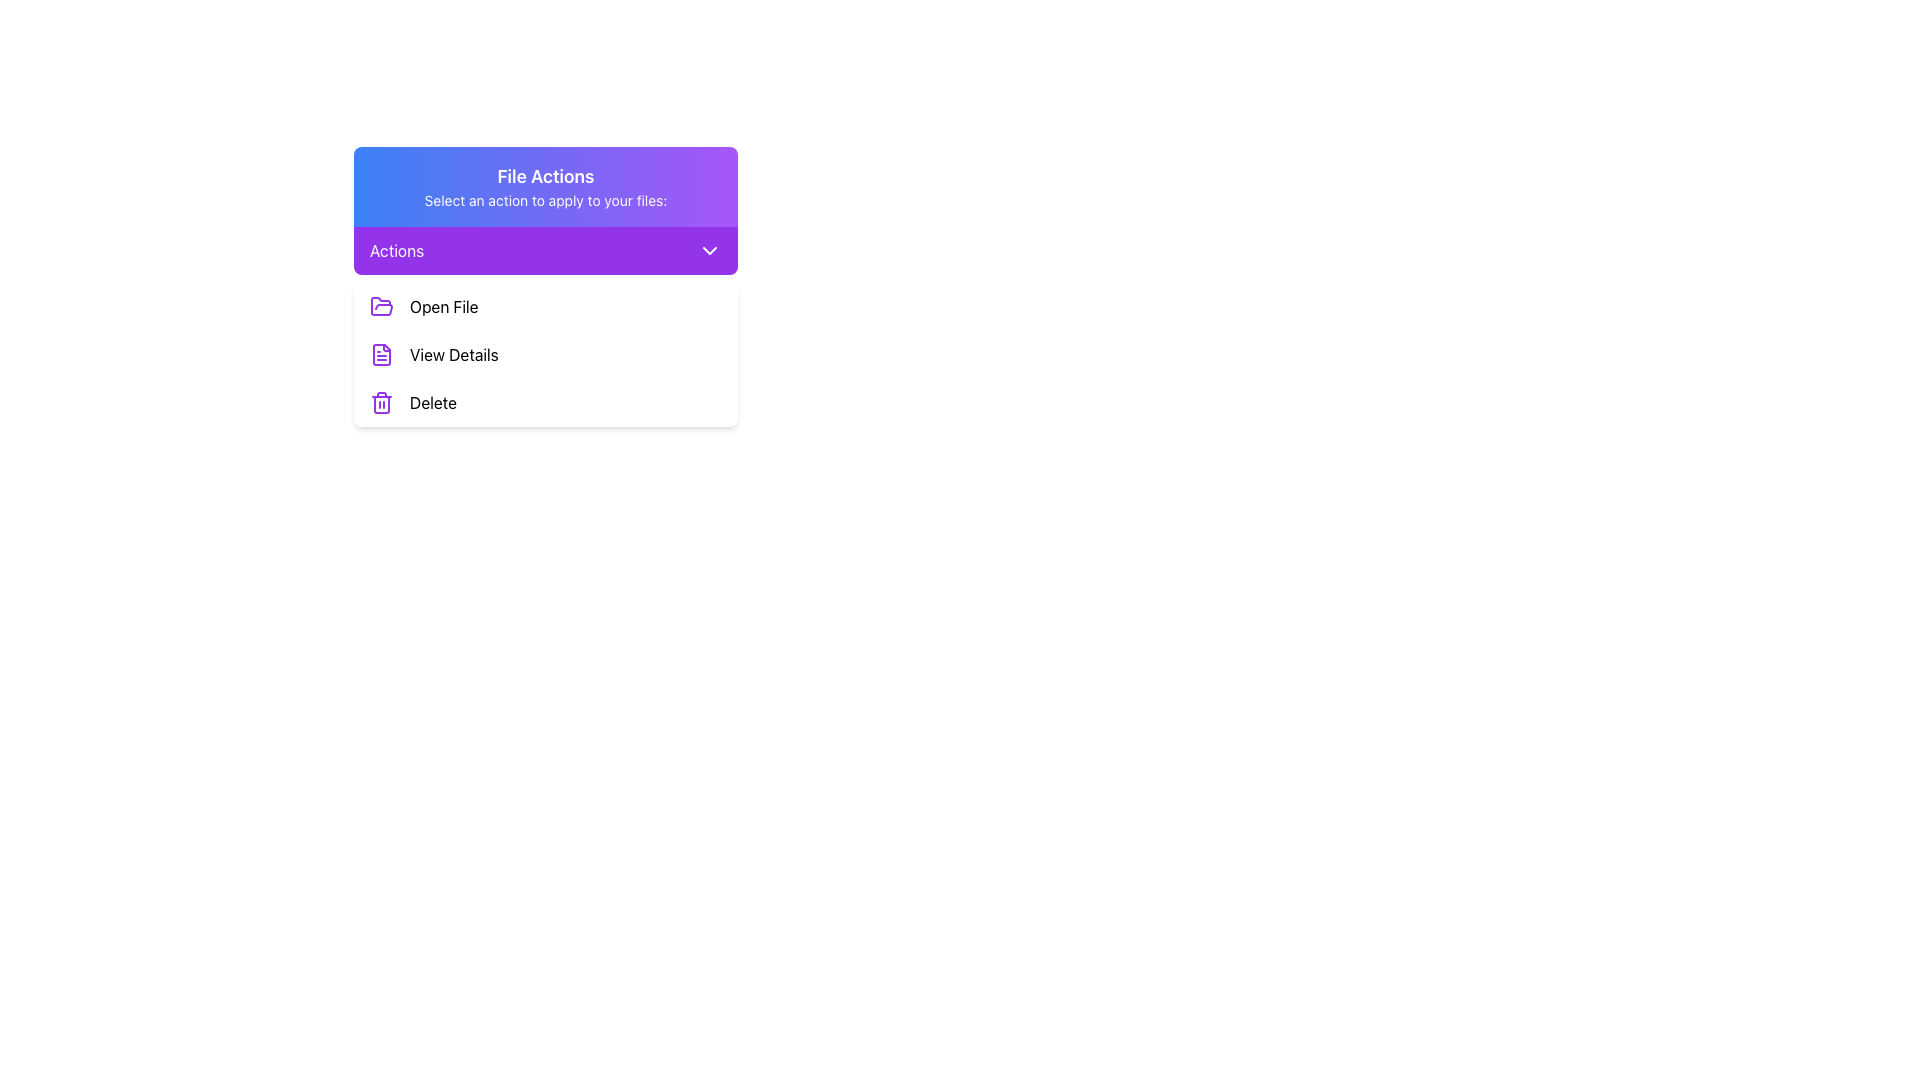  What do you see at coordinates (710, 249) in the screenshot?
I see `the dropdown chevron icon positioned at the far right of the 'Actions' header bar` at bounding box center [710, 249].